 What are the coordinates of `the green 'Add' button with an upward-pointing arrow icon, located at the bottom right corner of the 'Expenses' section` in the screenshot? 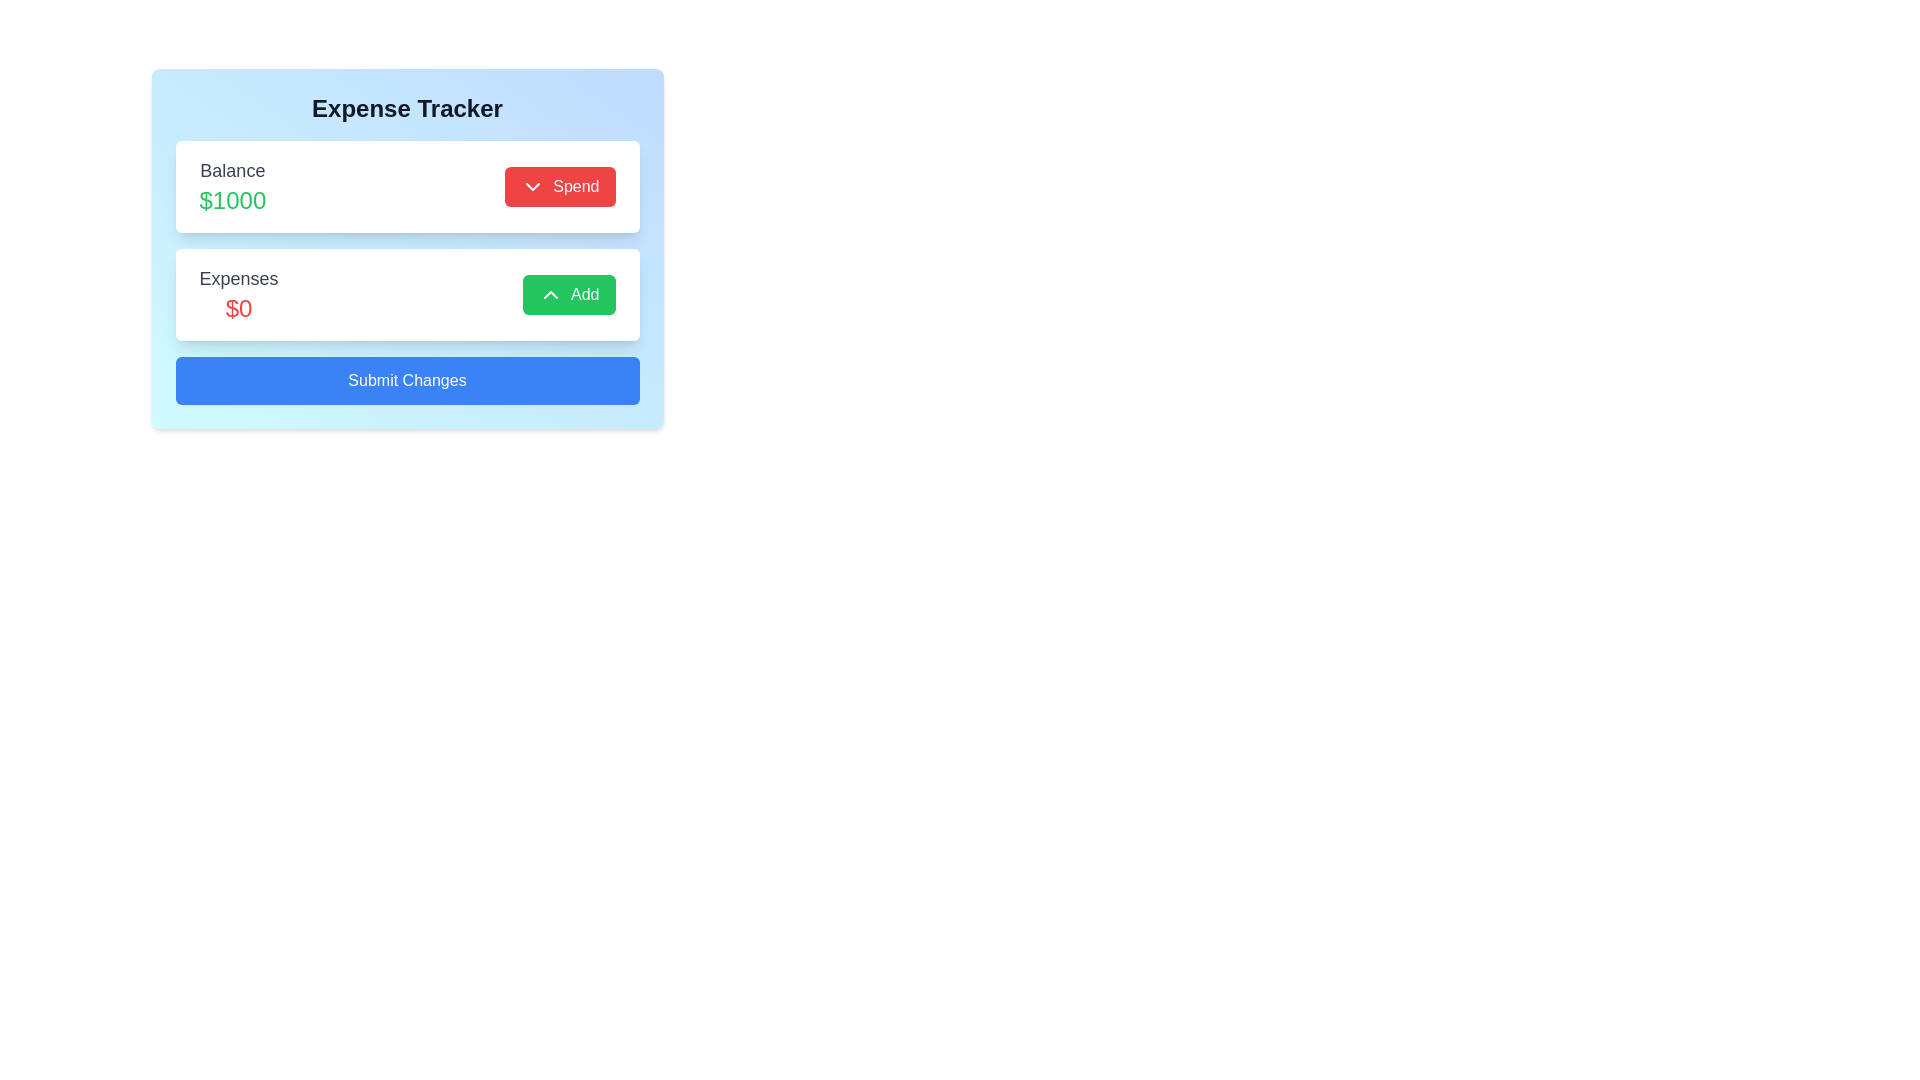 It's located at (568, 294).